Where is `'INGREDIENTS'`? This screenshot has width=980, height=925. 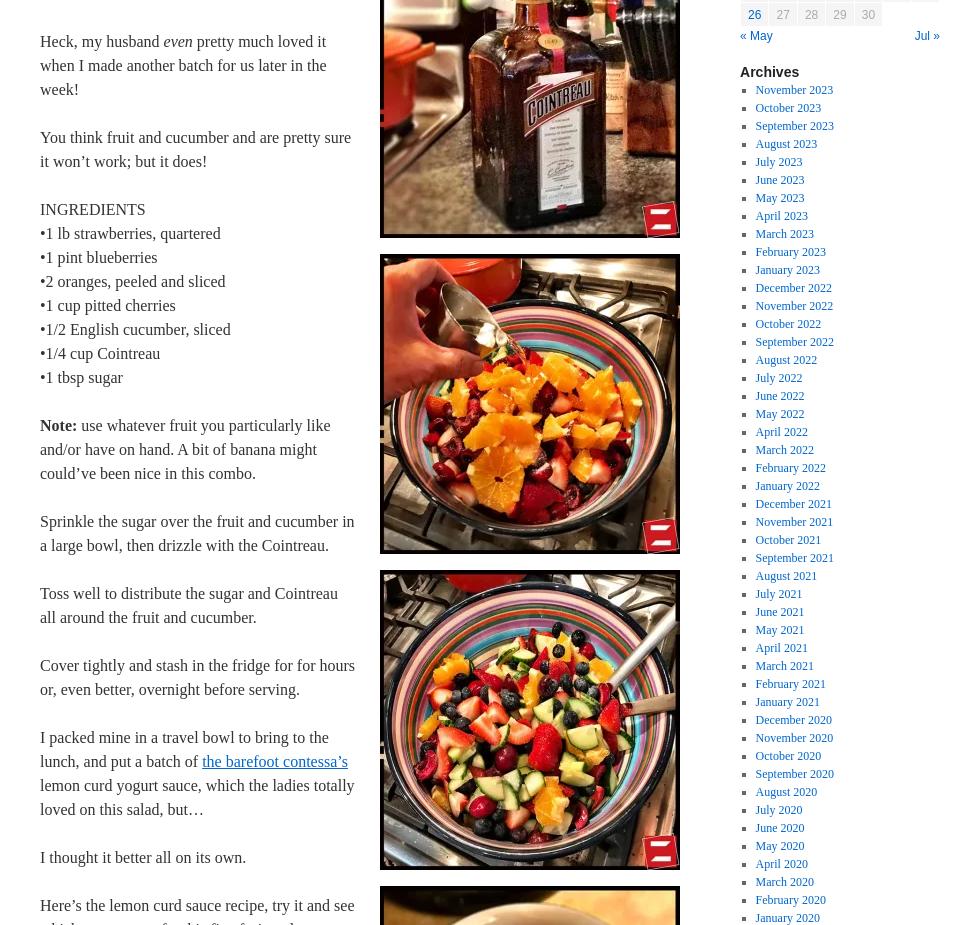
'INGREDIENTS' is located at coordinates (92, 208).